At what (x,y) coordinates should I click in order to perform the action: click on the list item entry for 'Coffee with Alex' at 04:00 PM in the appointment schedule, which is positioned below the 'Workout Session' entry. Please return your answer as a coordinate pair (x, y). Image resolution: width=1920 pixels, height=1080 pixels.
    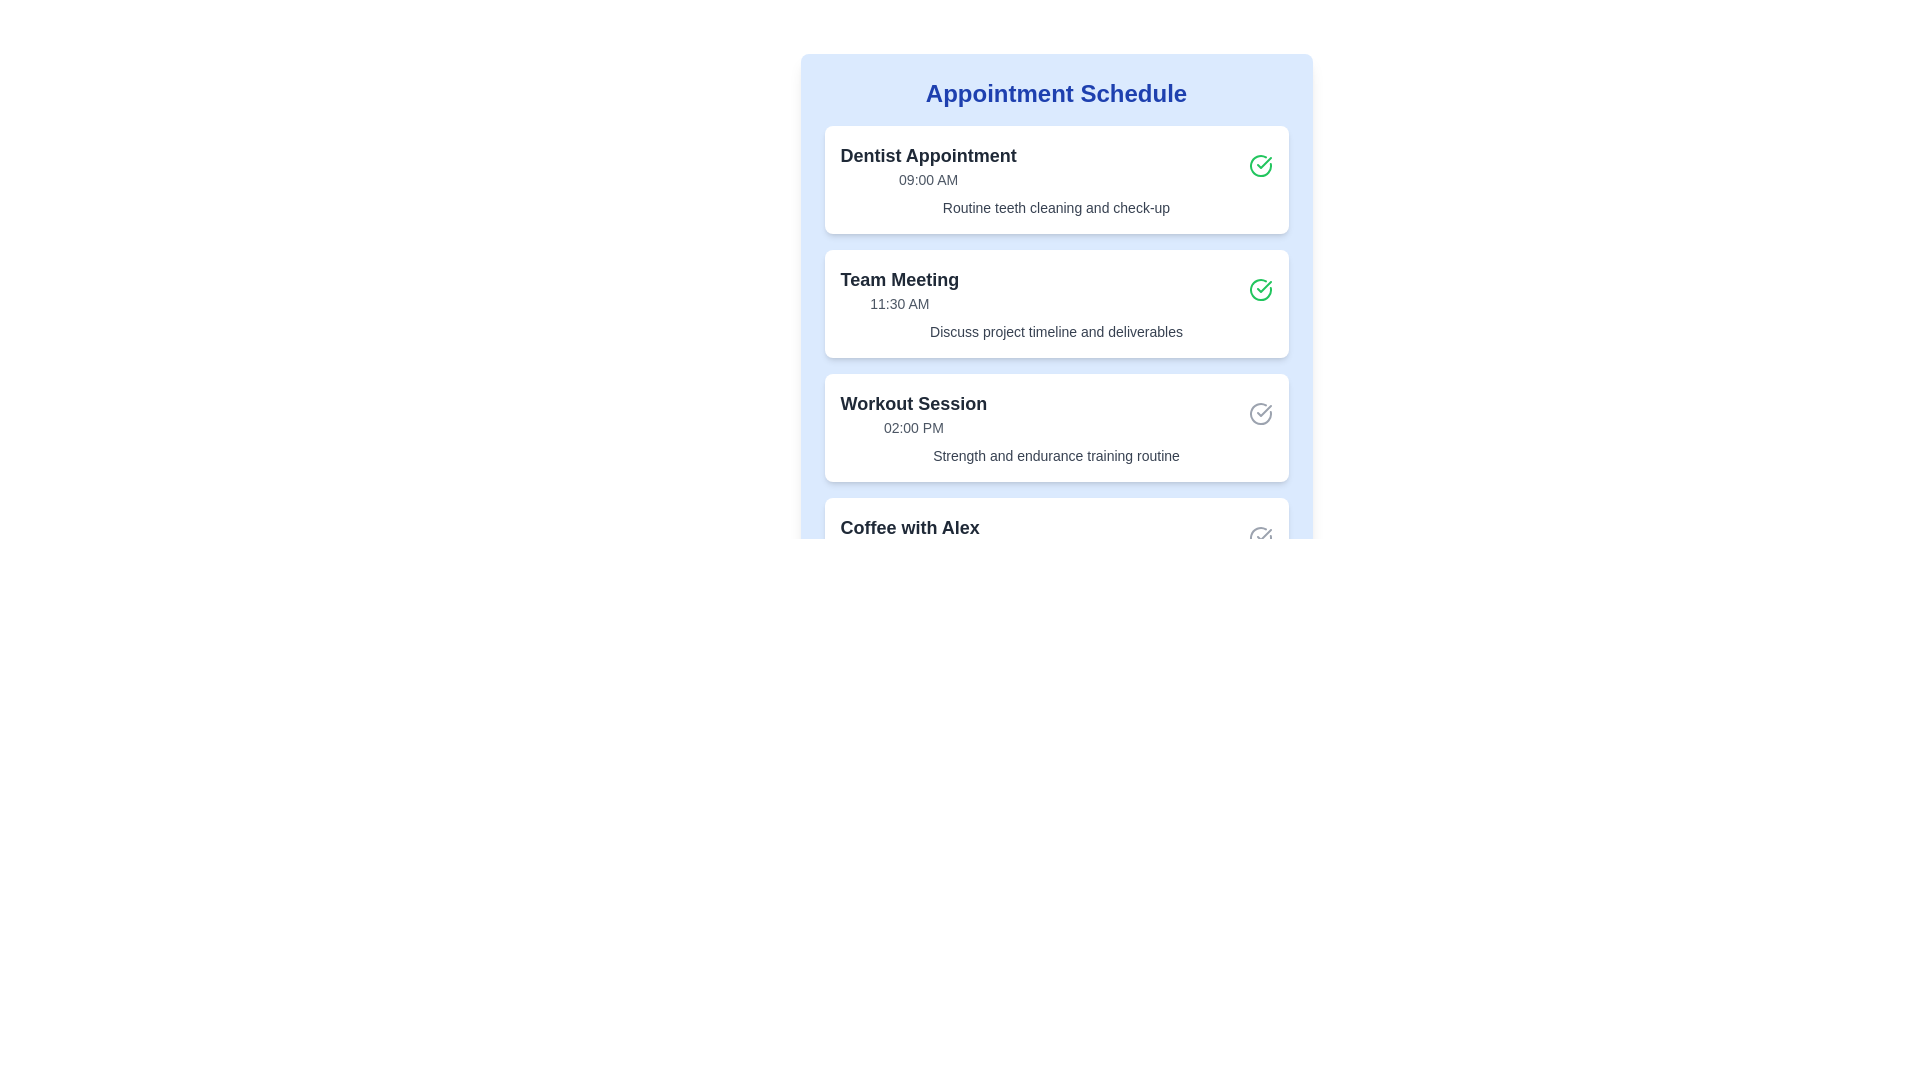
    Looking at the image, I should click on (909, 536).